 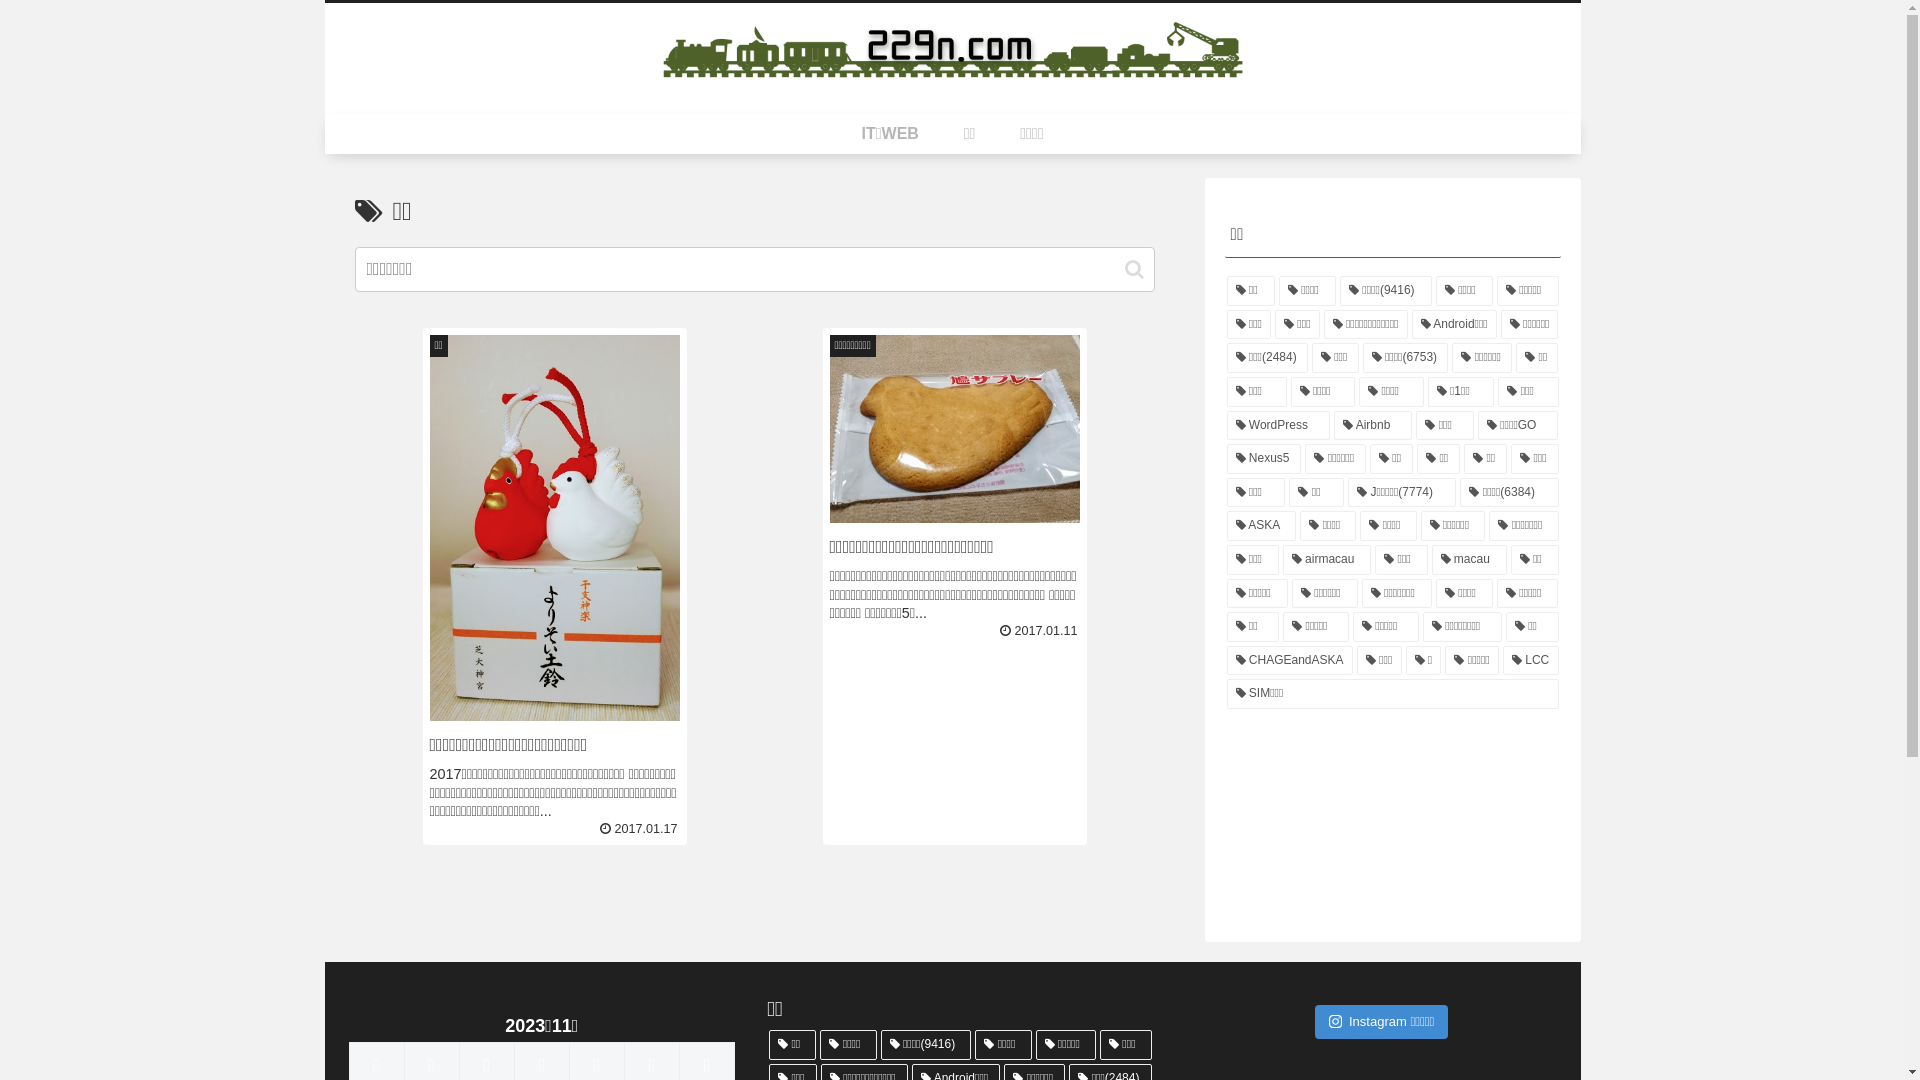 I want to click on 'CHAGEandASKA', so click(x=1289, y=660).